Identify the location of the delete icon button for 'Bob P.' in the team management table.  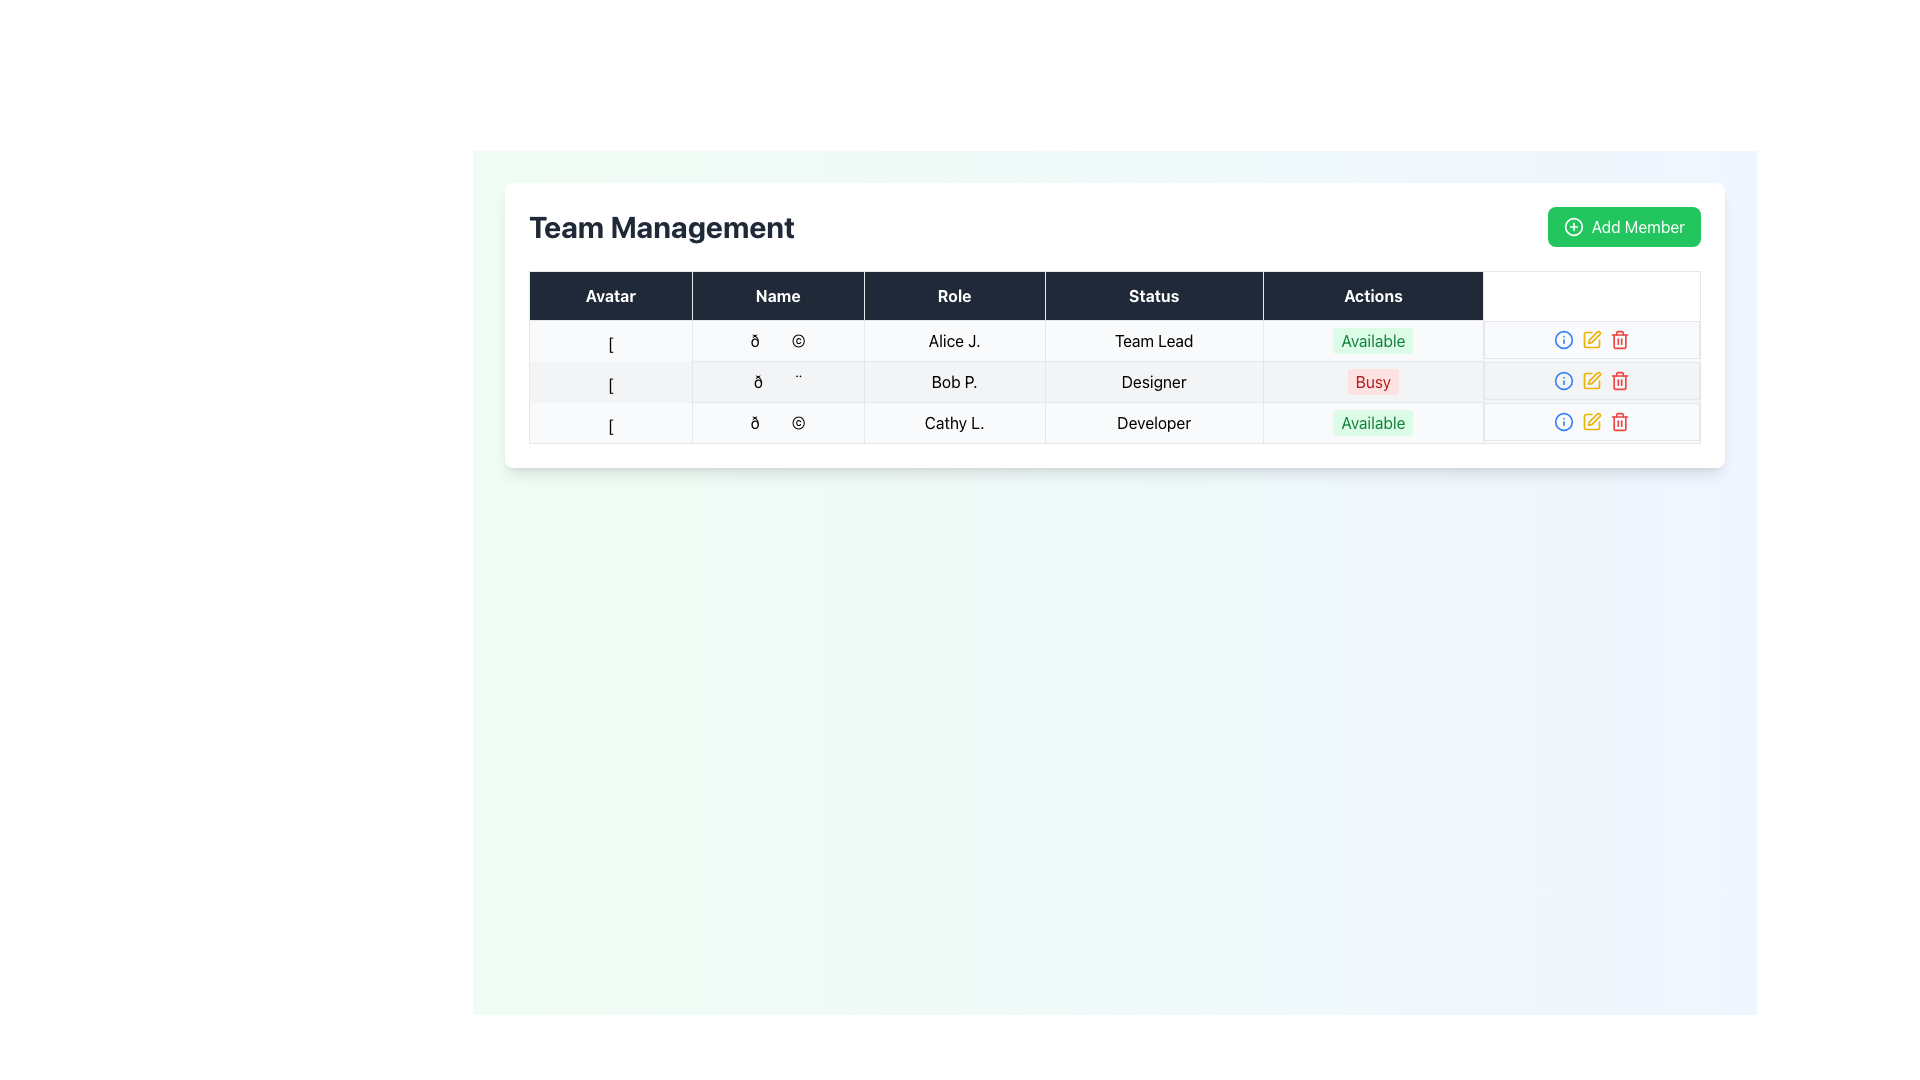
(1620, 380).